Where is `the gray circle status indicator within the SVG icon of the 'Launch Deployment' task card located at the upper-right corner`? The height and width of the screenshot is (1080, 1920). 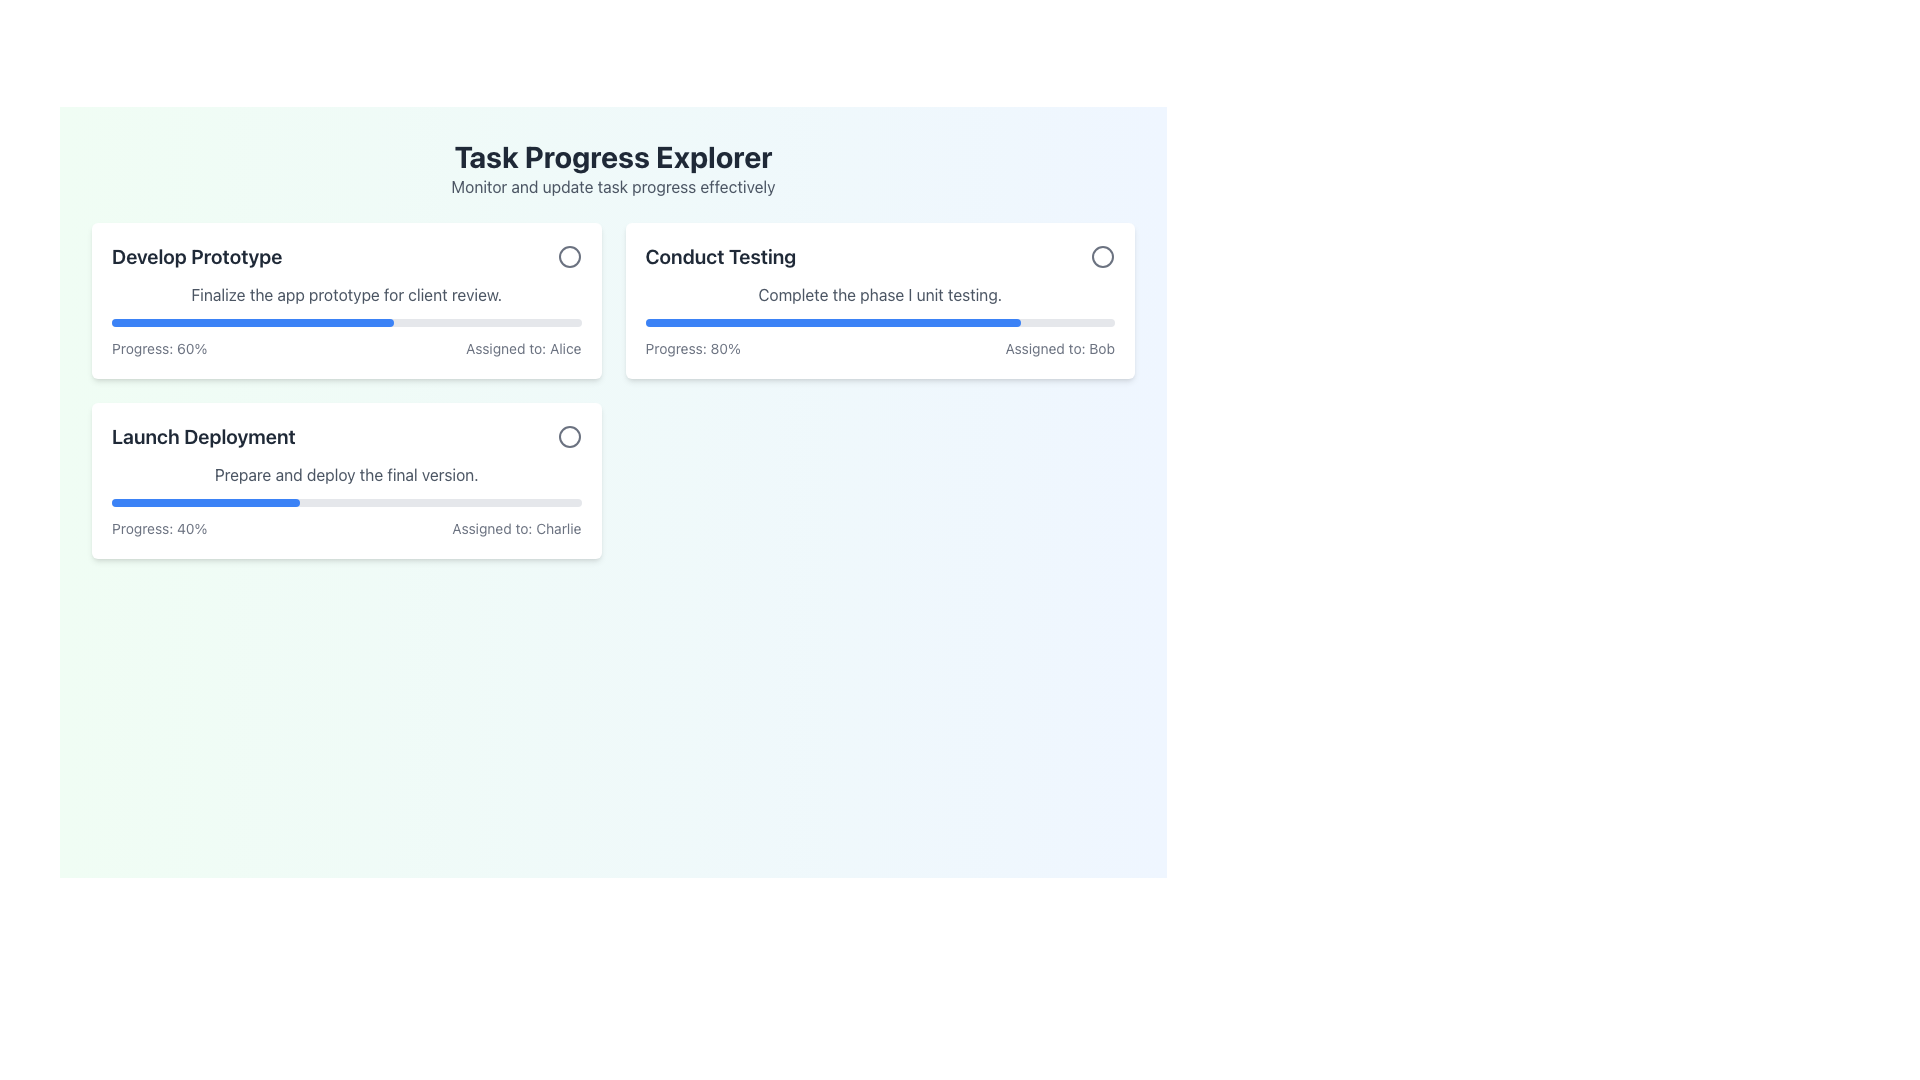
the gray circle status indicator within the SVG icon of the 'Launch Deployment' task card located at the upper-right corner is located at coordinates (568, 435).